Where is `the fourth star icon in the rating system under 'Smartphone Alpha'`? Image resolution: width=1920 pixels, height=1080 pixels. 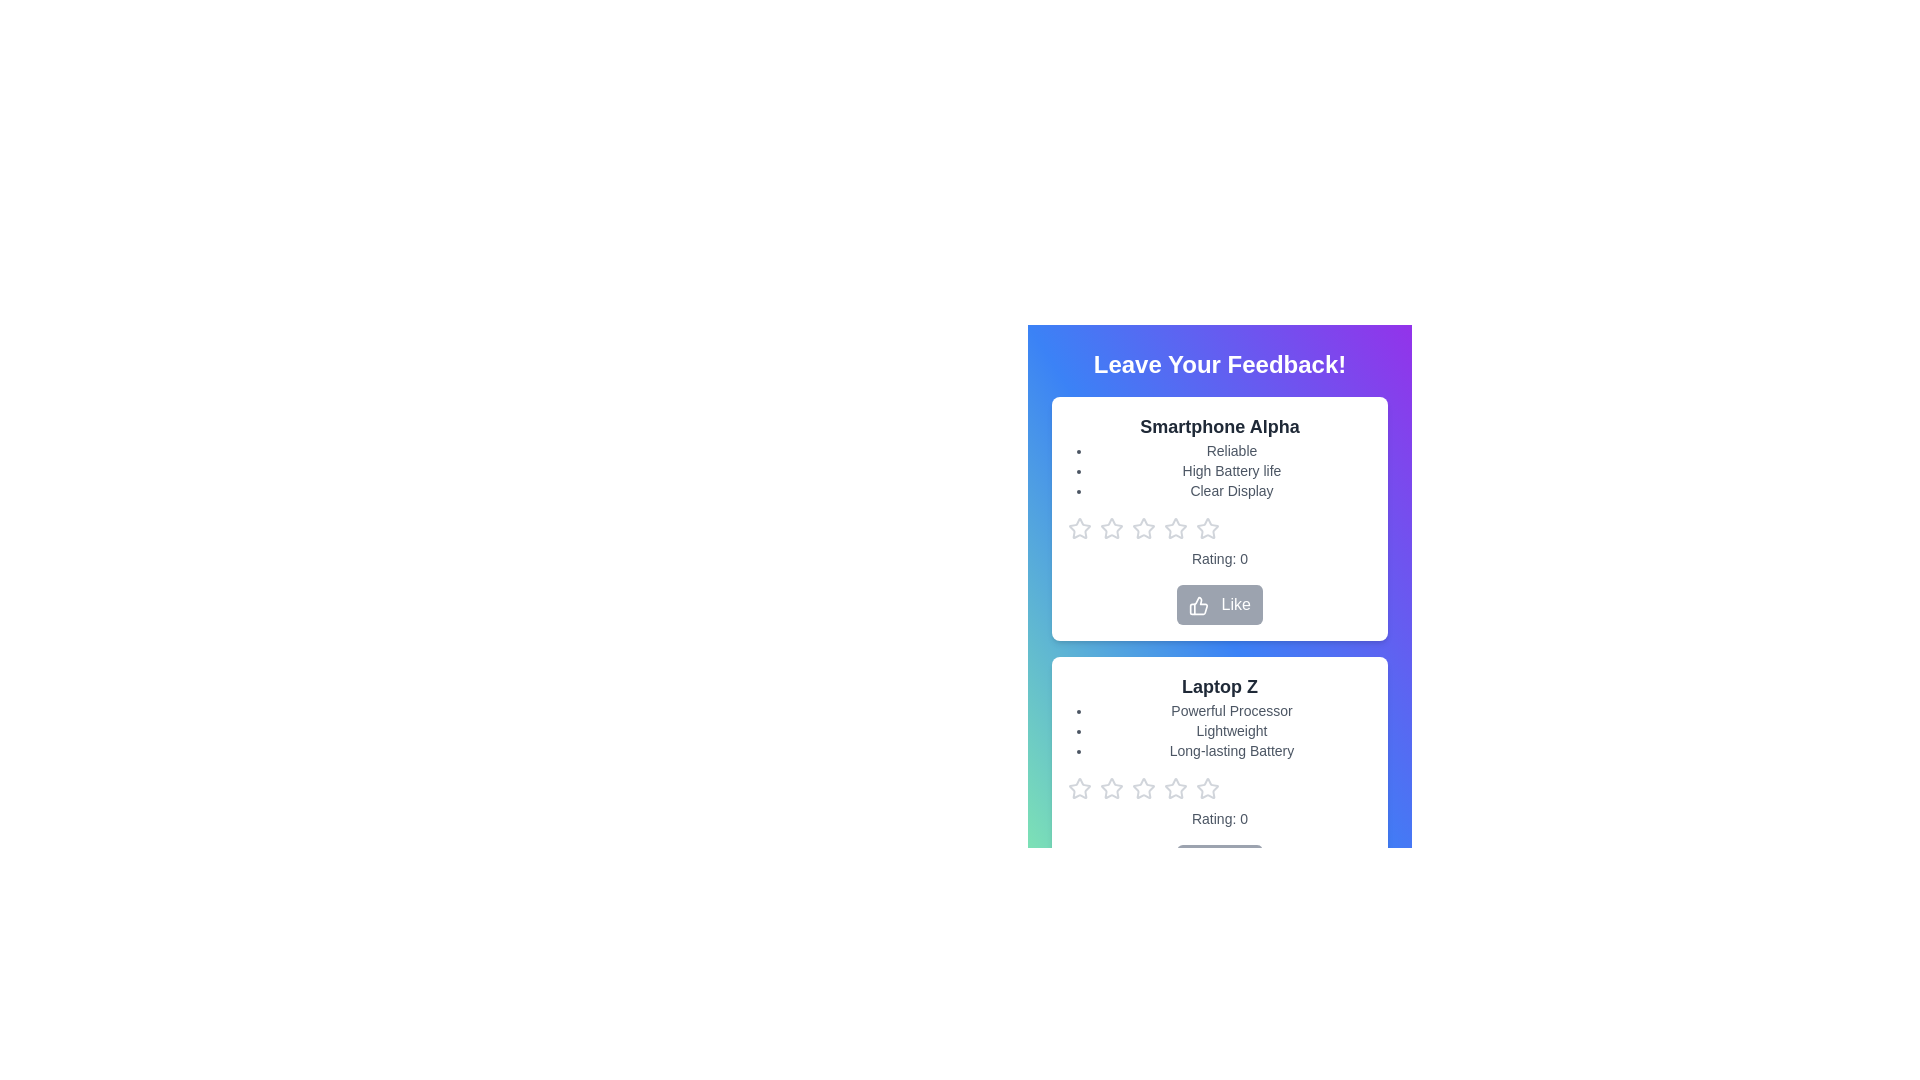
the fourth star icon in the rating system under 'Smartphone Alpha' is located at coordinates (1143, 527).